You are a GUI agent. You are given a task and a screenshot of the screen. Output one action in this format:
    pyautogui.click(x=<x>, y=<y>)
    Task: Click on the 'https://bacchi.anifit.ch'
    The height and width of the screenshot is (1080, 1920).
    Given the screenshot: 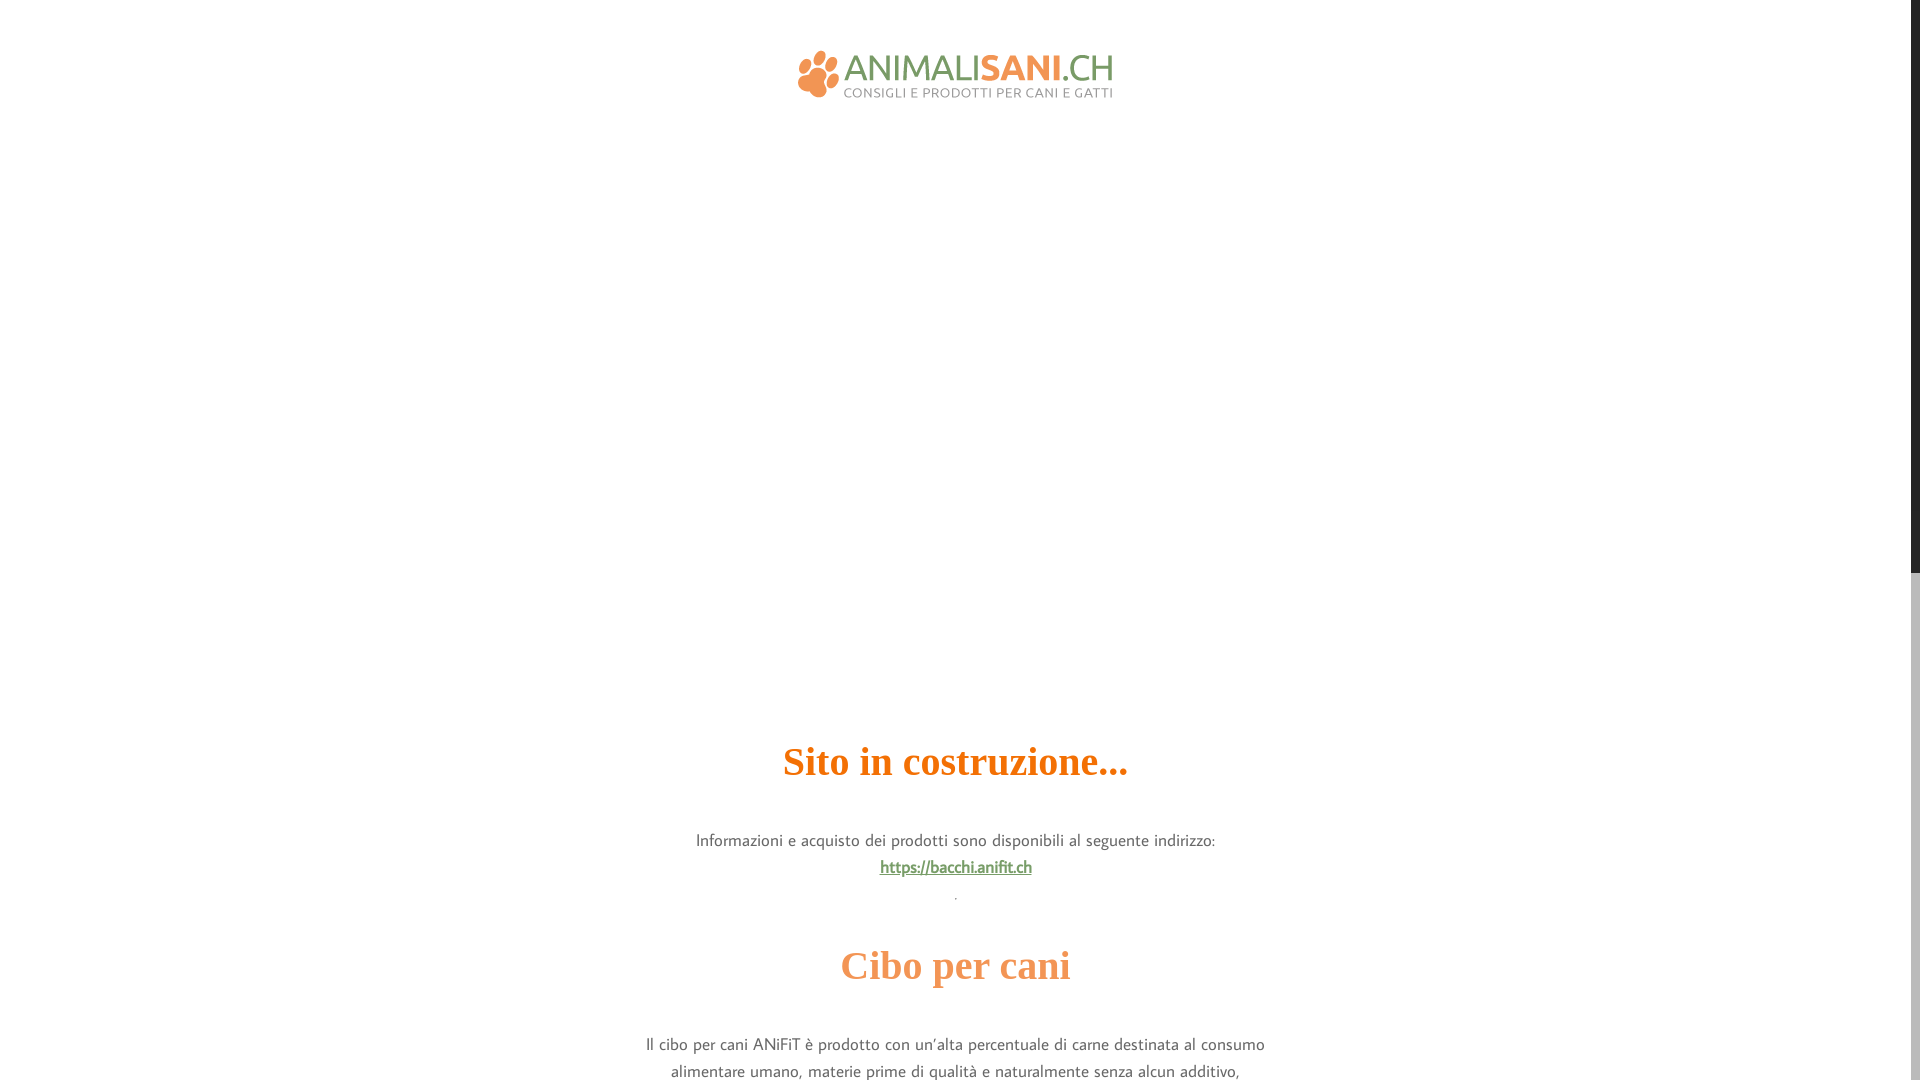 What is the action you would take?
    pyautogui.click(x=954, y=866)
    